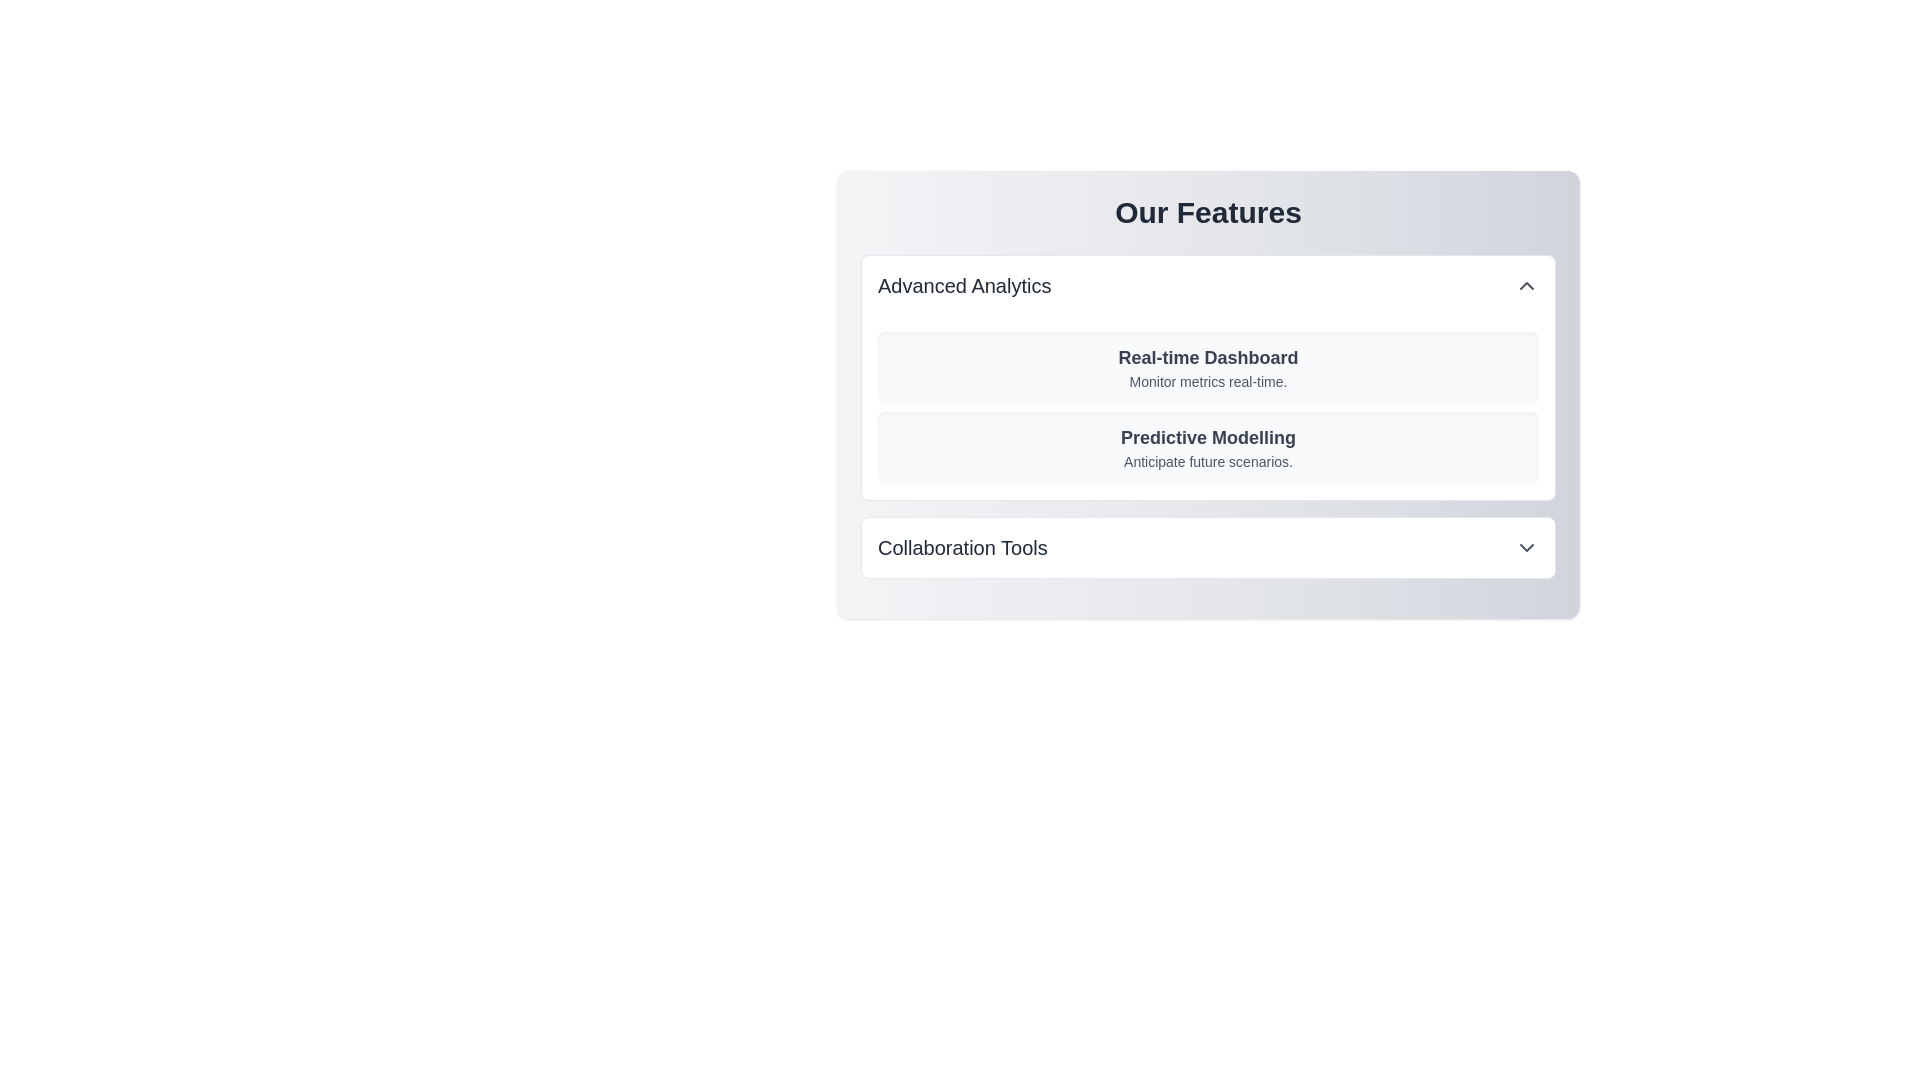  I want to click on the title text label for the 'Predictive Modelling' feature panel, which provides an overview of the predictive modeling feature, so click(1207, 437).